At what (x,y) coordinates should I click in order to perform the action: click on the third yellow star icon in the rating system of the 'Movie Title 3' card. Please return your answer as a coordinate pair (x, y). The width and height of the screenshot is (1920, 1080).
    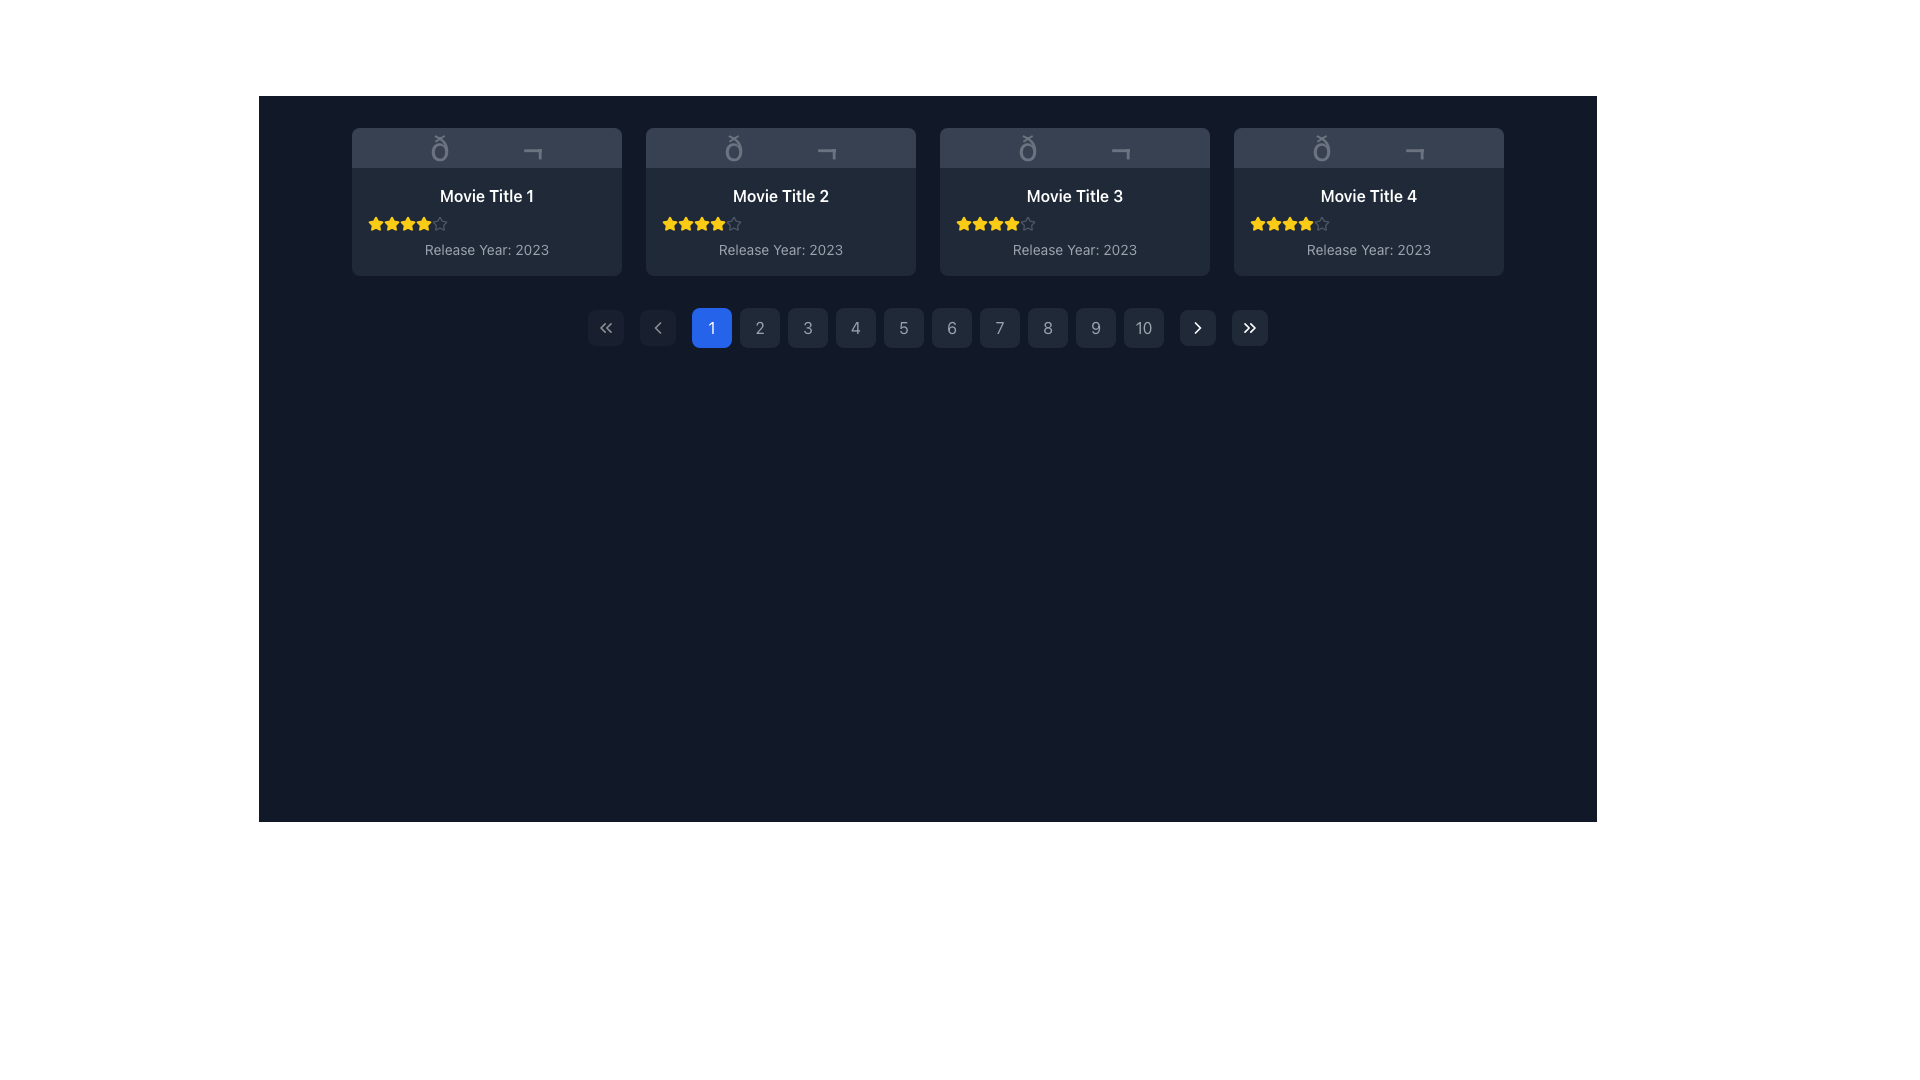
    Looking at the image, I should click on (979, 223).